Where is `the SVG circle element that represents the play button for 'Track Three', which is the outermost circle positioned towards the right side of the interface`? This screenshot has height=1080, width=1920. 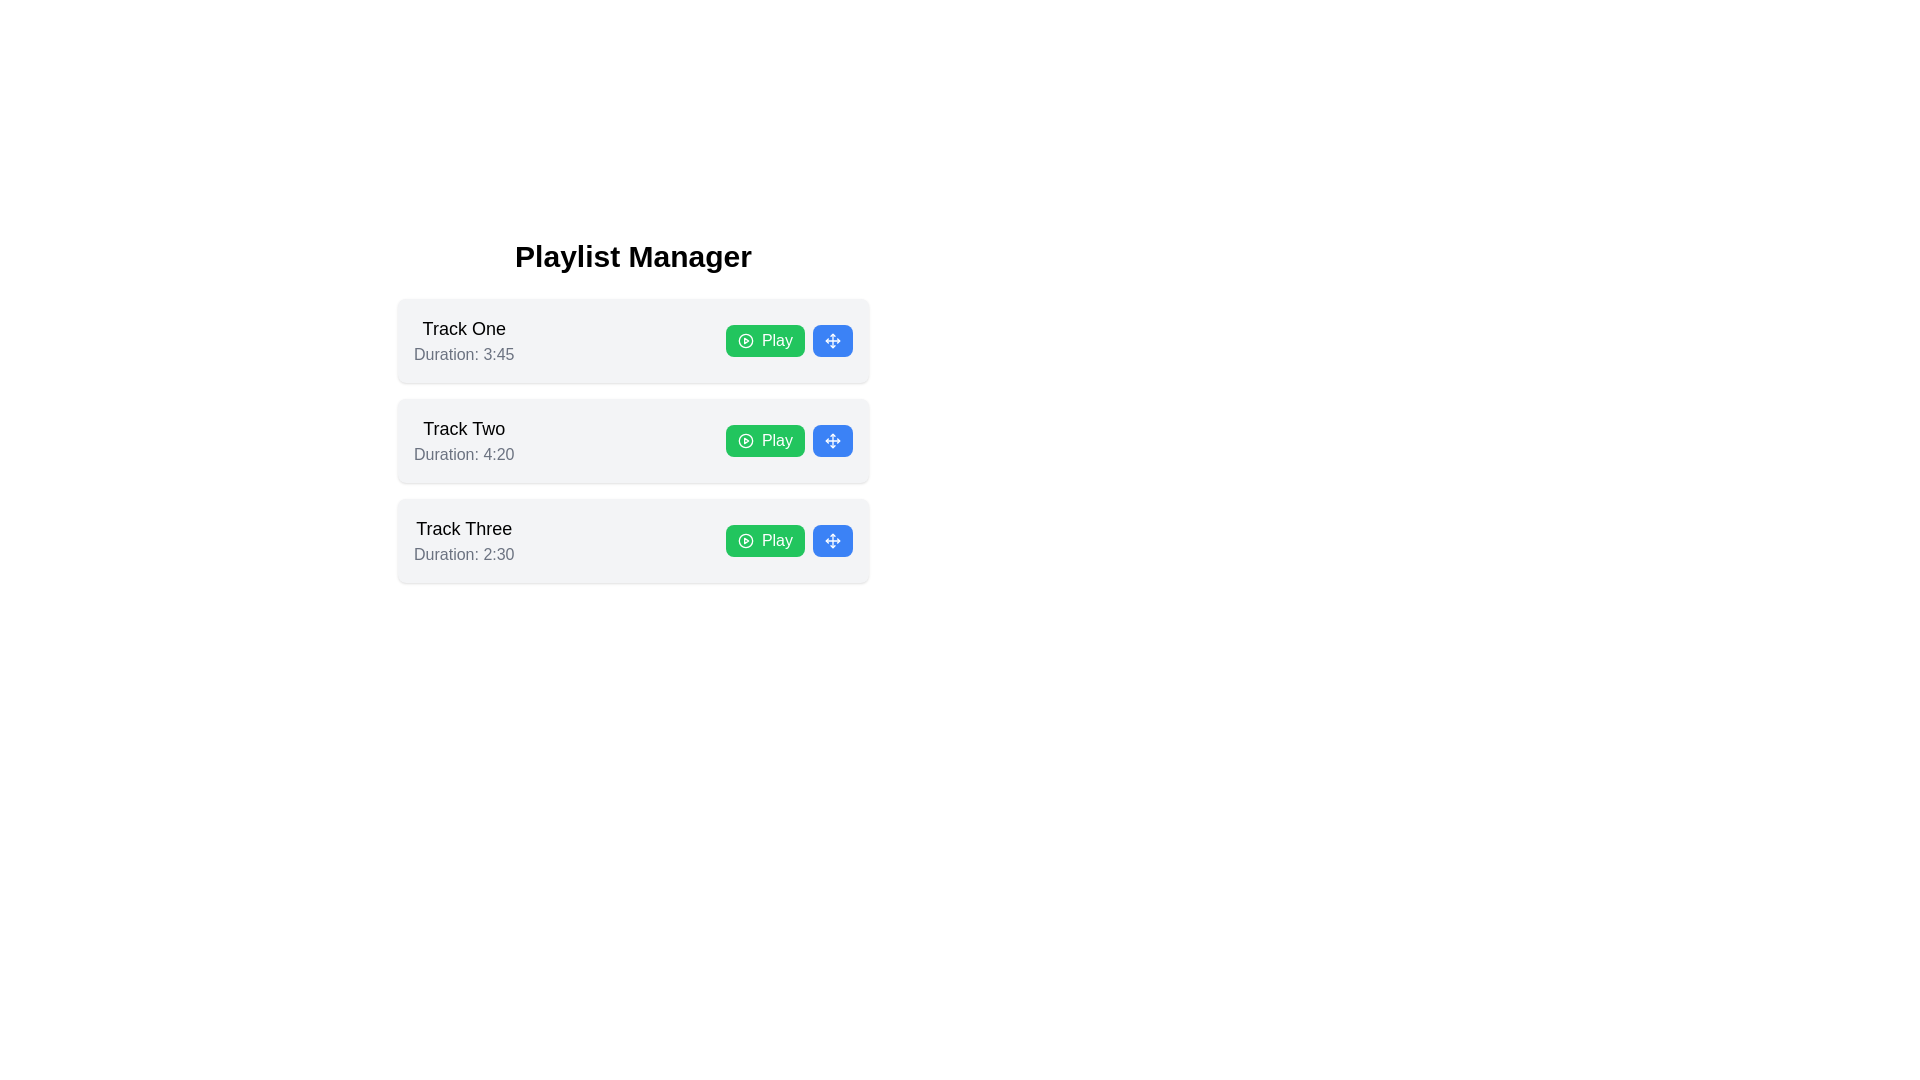
the SVG circle element that represents the play button for 'Track Three', which is the outermost circle positioned towards the right side of the interface is located at coordinates (744, 540).